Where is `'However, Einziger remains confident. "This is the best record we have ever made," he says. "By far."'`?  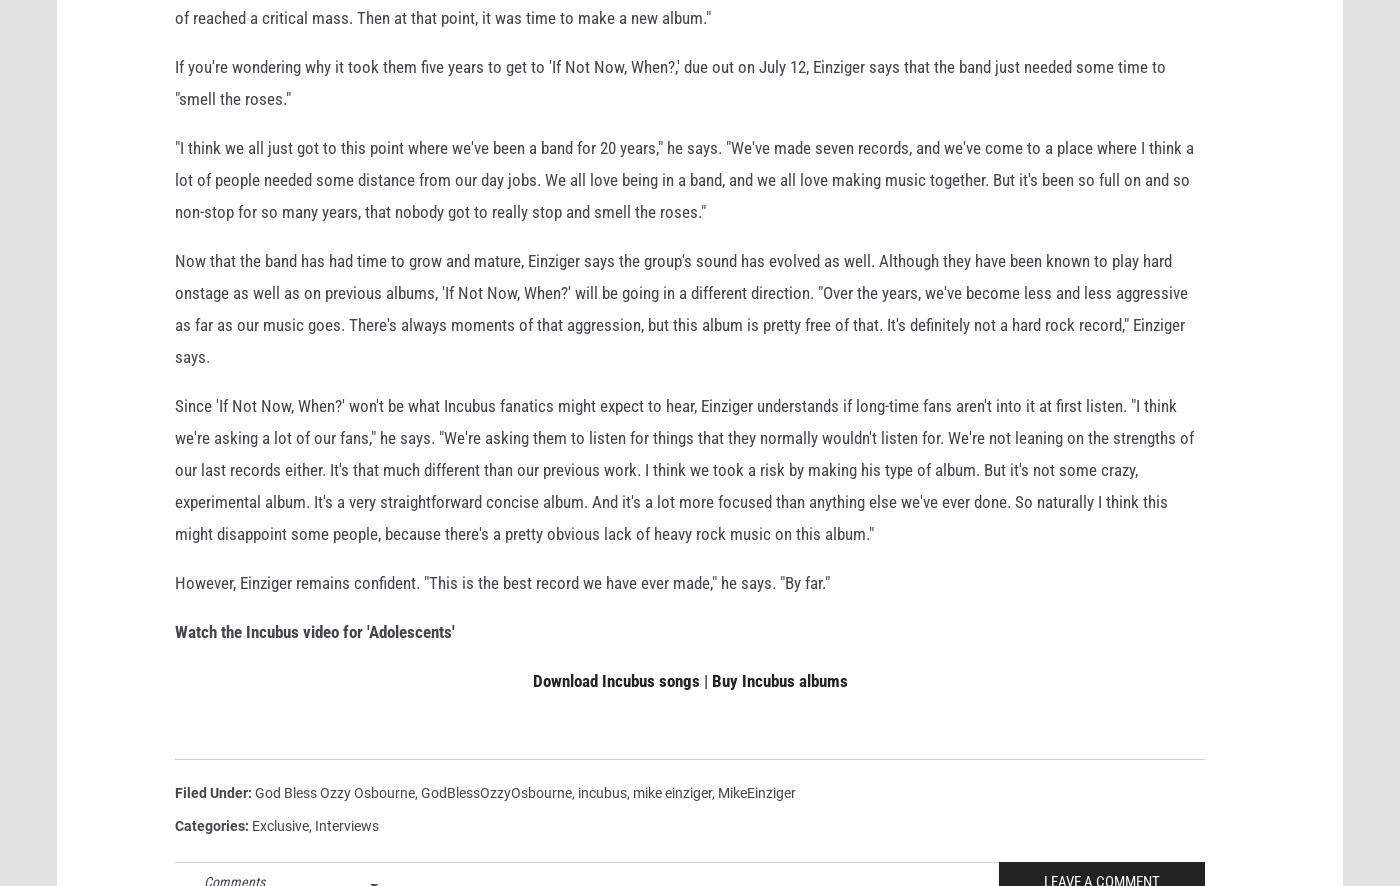 'However, Einziger remains confident. "This is the best record we have ever made," he says. "By far."' is located at coordinates (502, 613).